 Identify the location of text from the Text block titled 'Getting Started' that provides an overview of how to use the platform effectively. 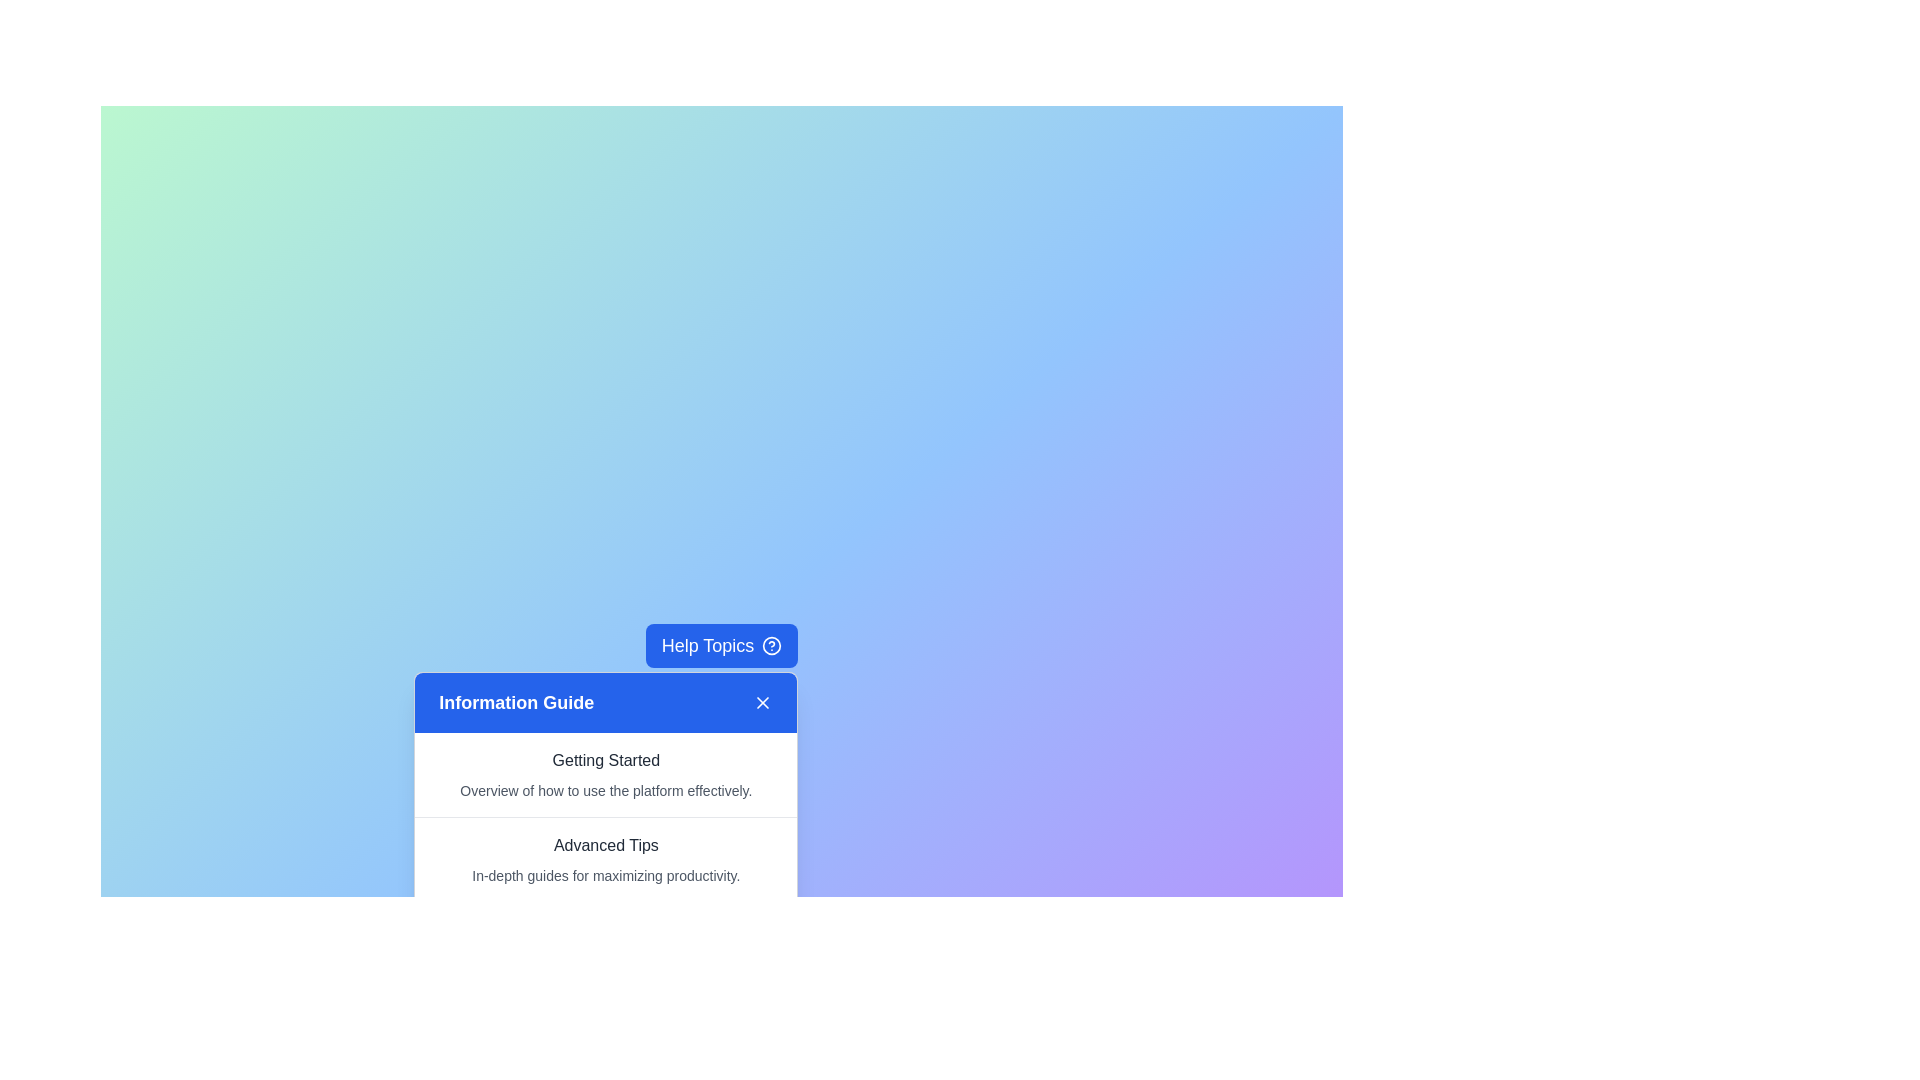
(605, 774).